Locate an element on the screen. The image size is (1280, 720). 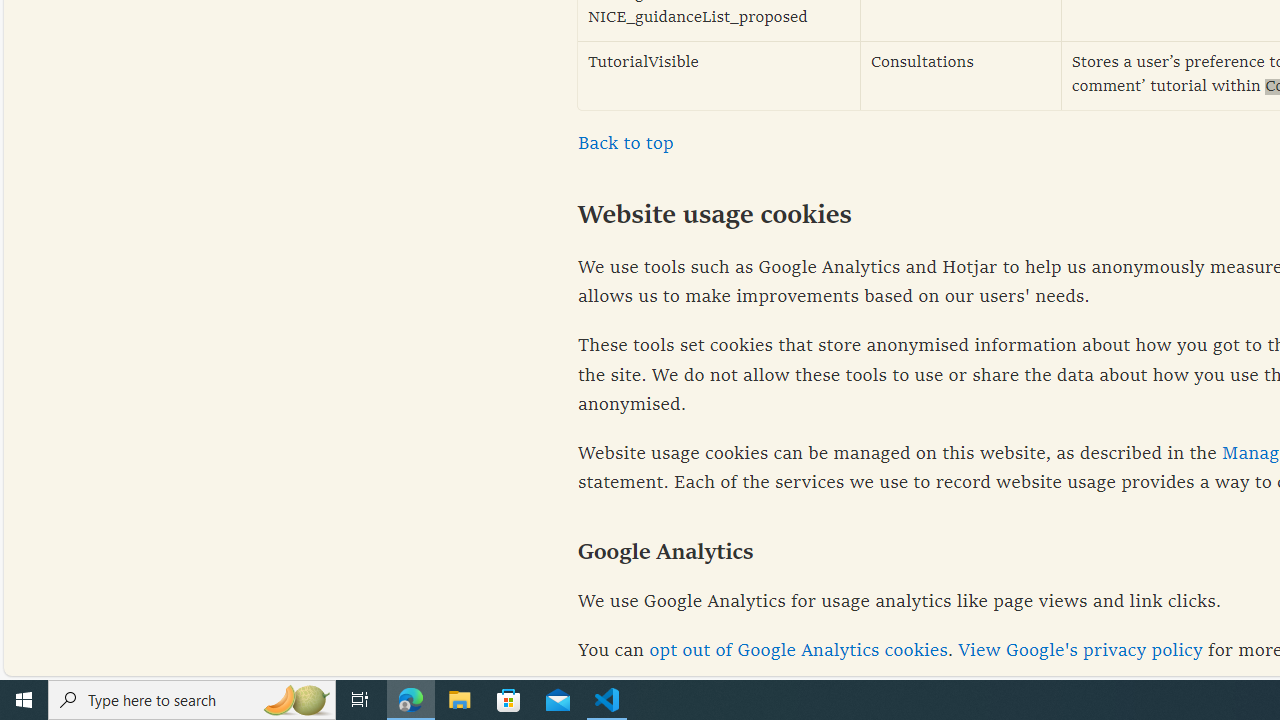
'TutorialVisible' is located at coordinates (719, 74).